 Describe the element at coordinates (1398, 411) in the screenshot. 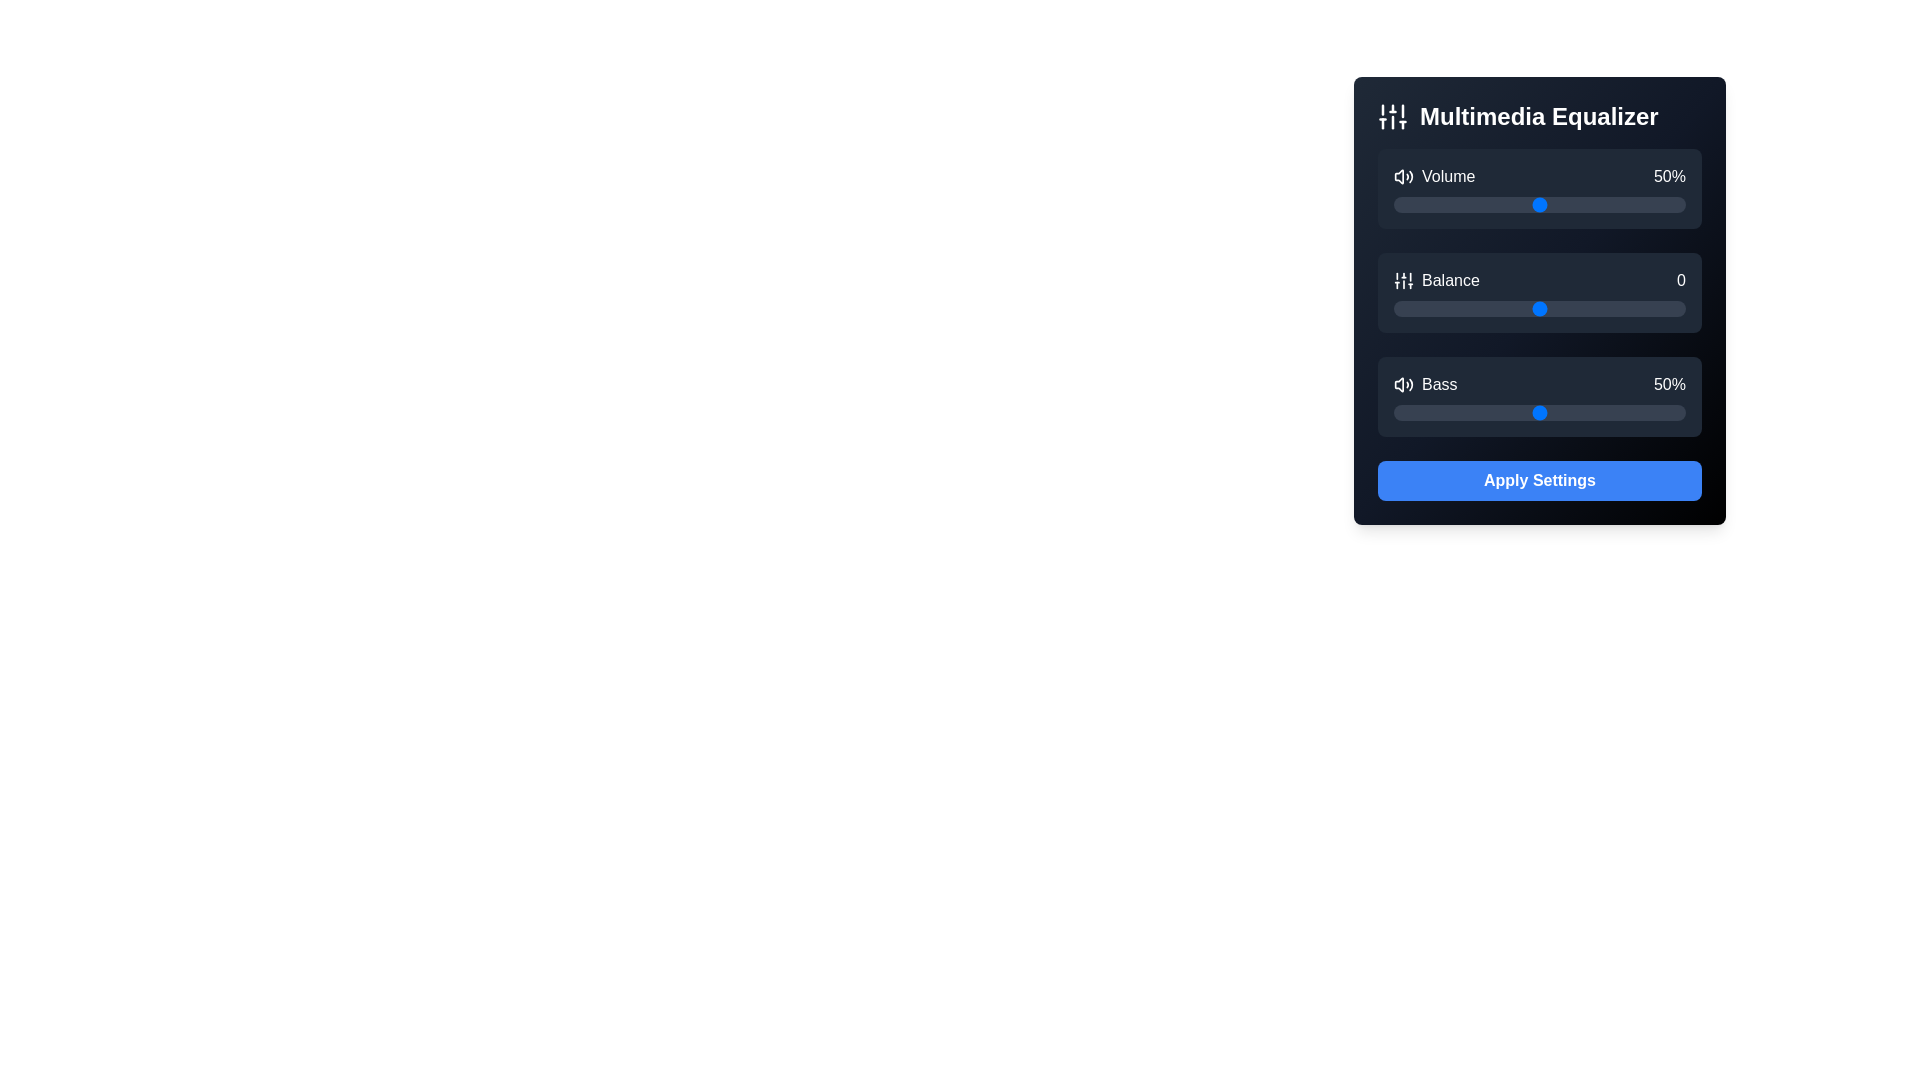

I see `bass level` at that location.